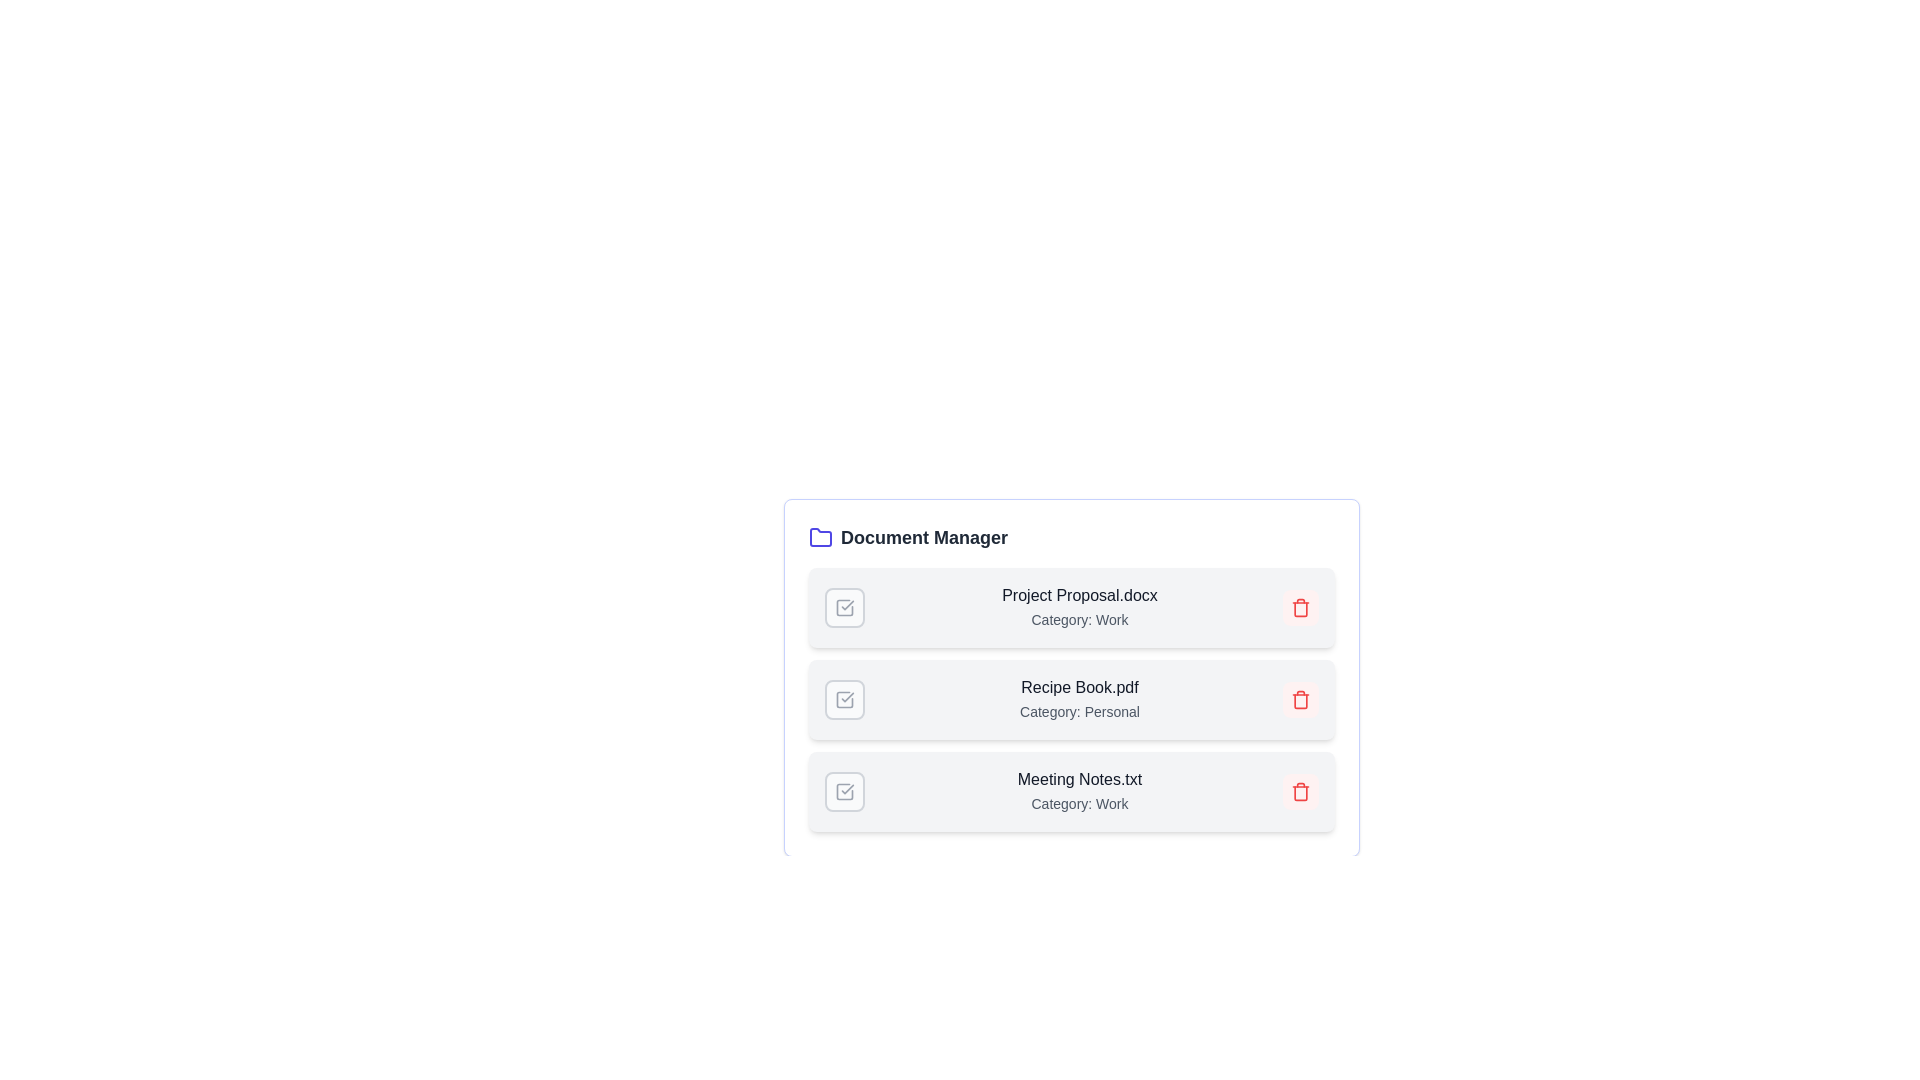 The width and height of the screenshot is (1920, 1080). I want to click on the text label displaying 'Project Proposal.docx' in bold, which is the second item within the card layout in the 'Document Manager' section, so click(1079, 607).